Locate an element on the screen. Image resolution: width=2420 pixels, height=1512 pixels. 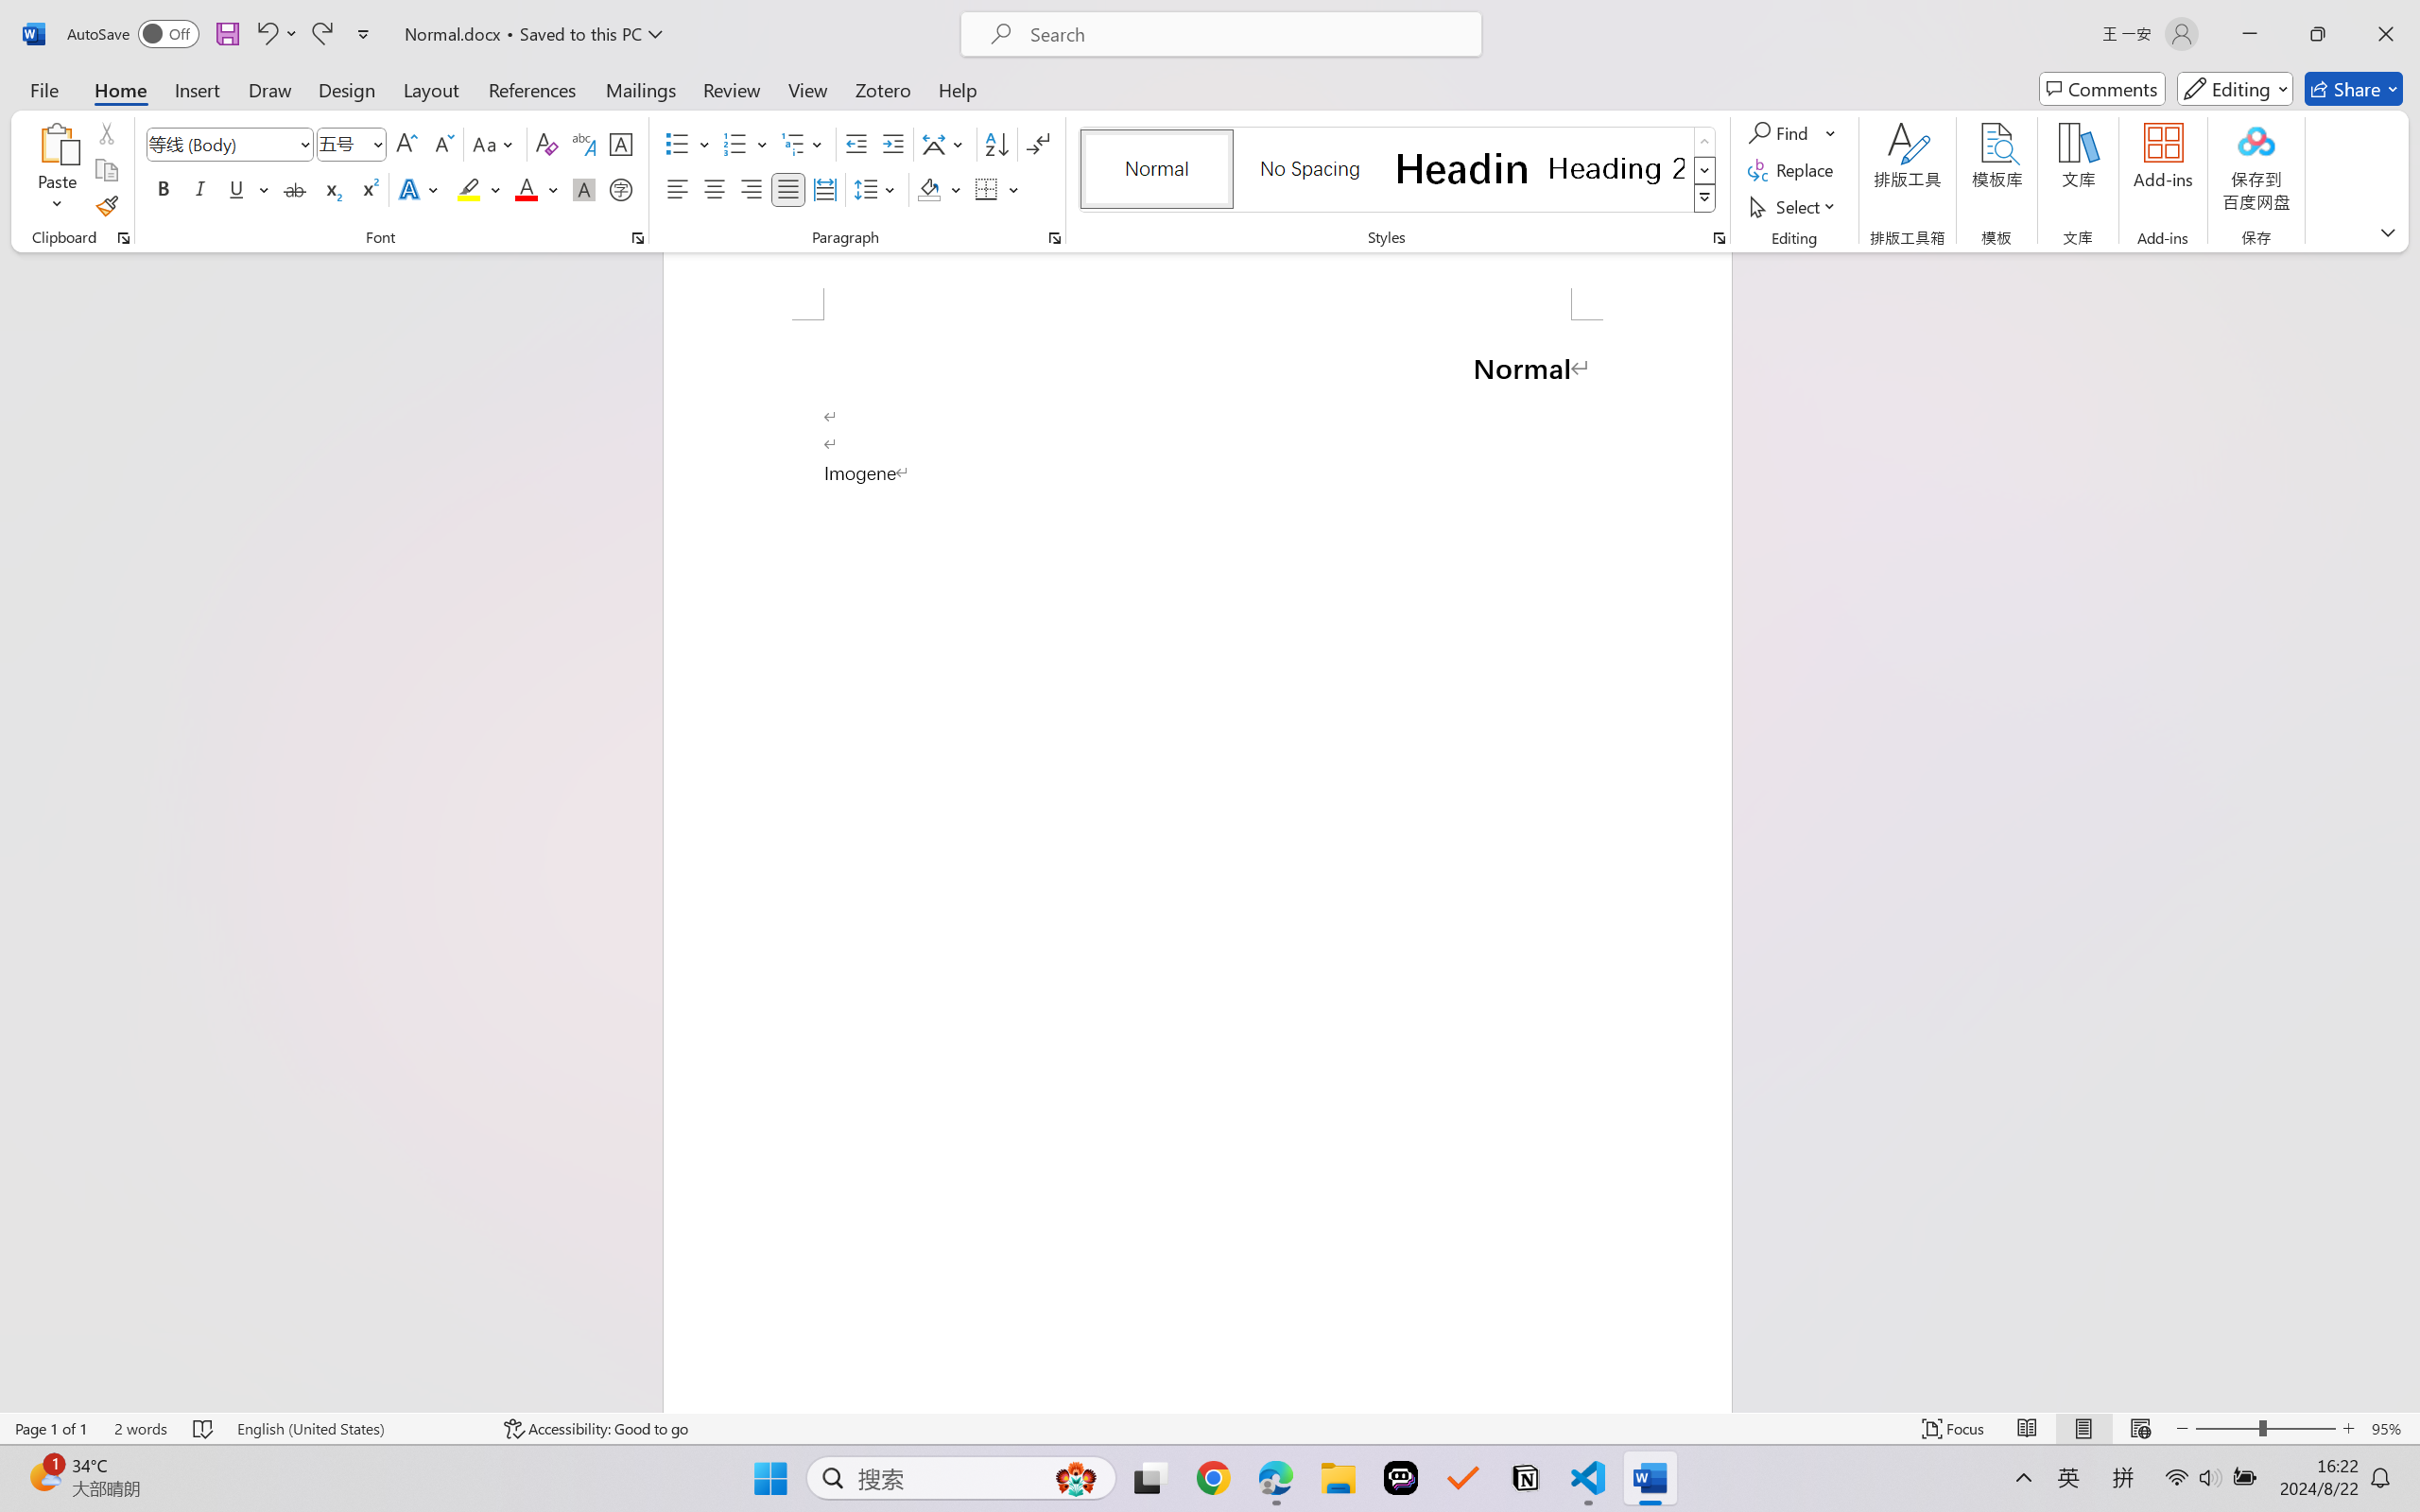
'Character Shading' is located at coordinates (581, 188).